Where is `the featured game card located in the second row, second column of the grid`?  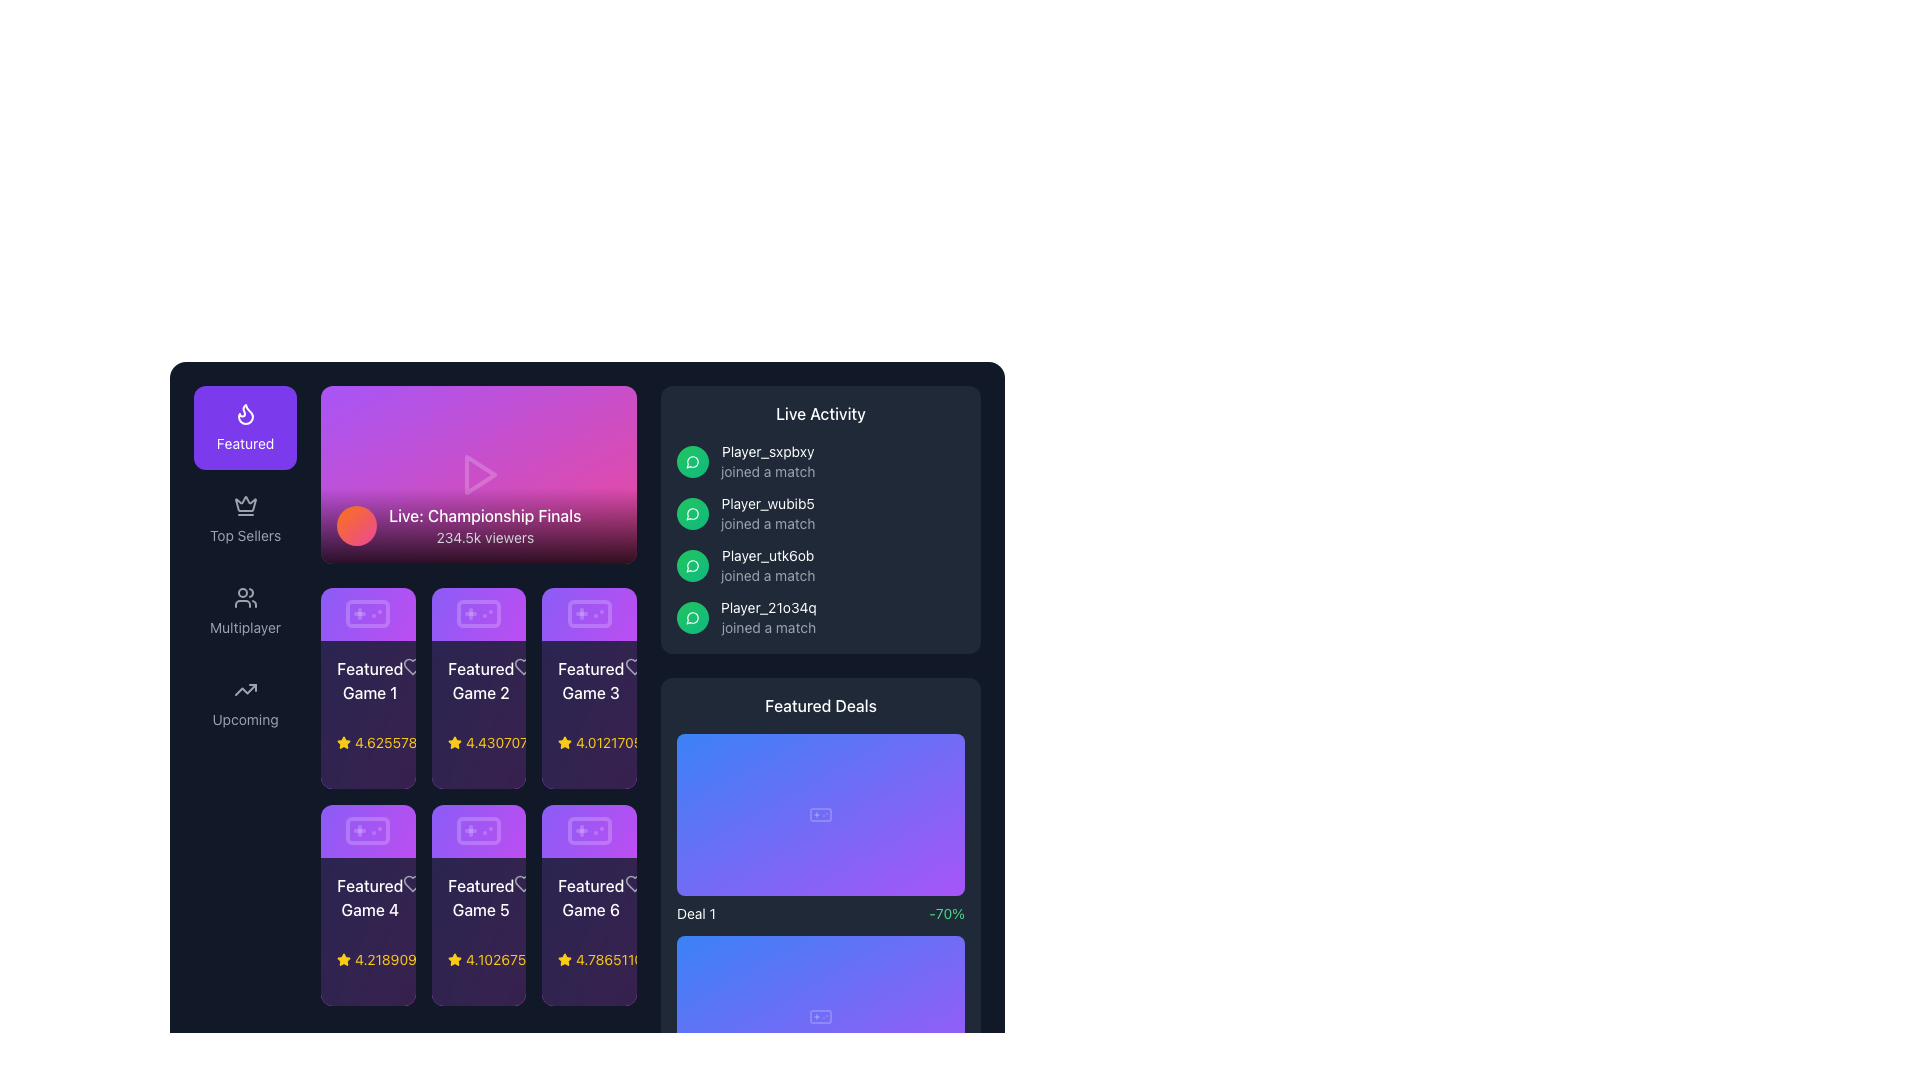
the featured game card located in the second row, second column of the grid is located at coordinates (478, 795).